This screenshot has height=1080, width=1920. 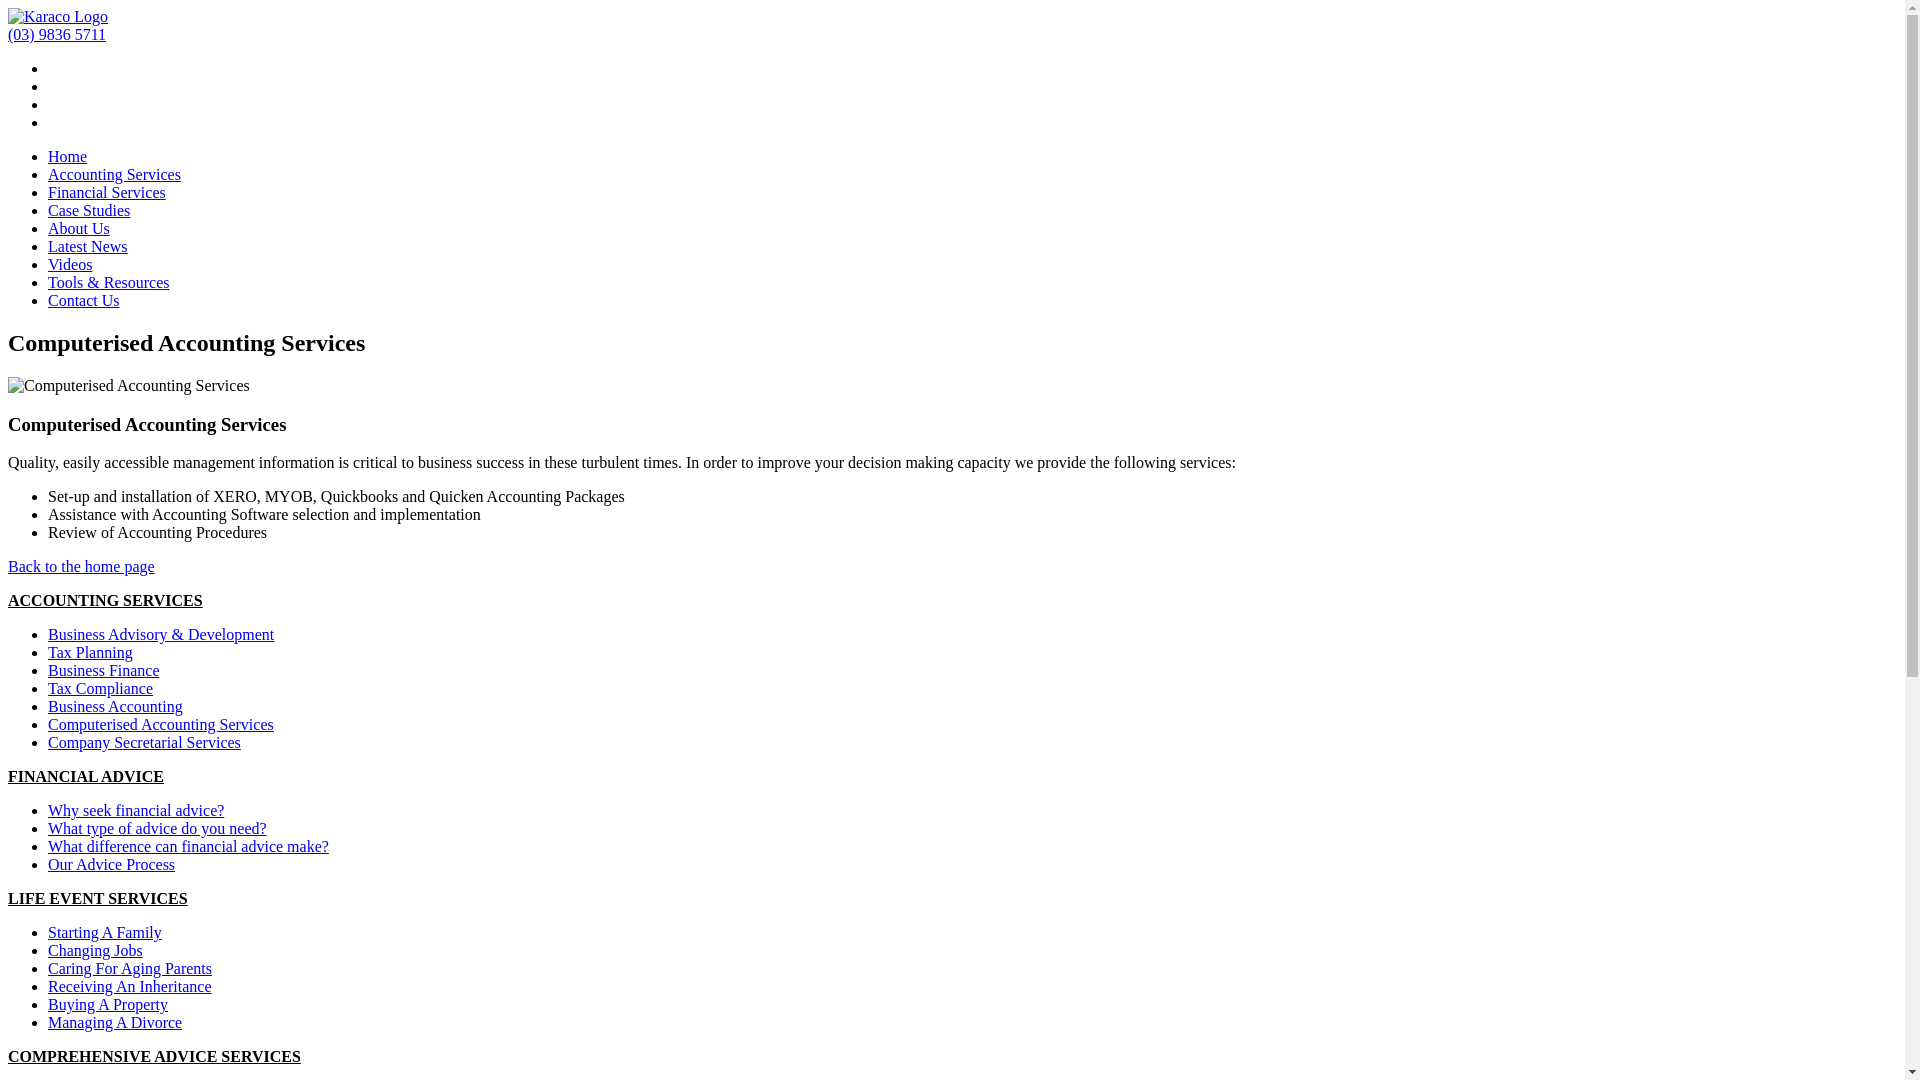 I want to click on '(03) 9836 5711', so click(x=57, y=34).